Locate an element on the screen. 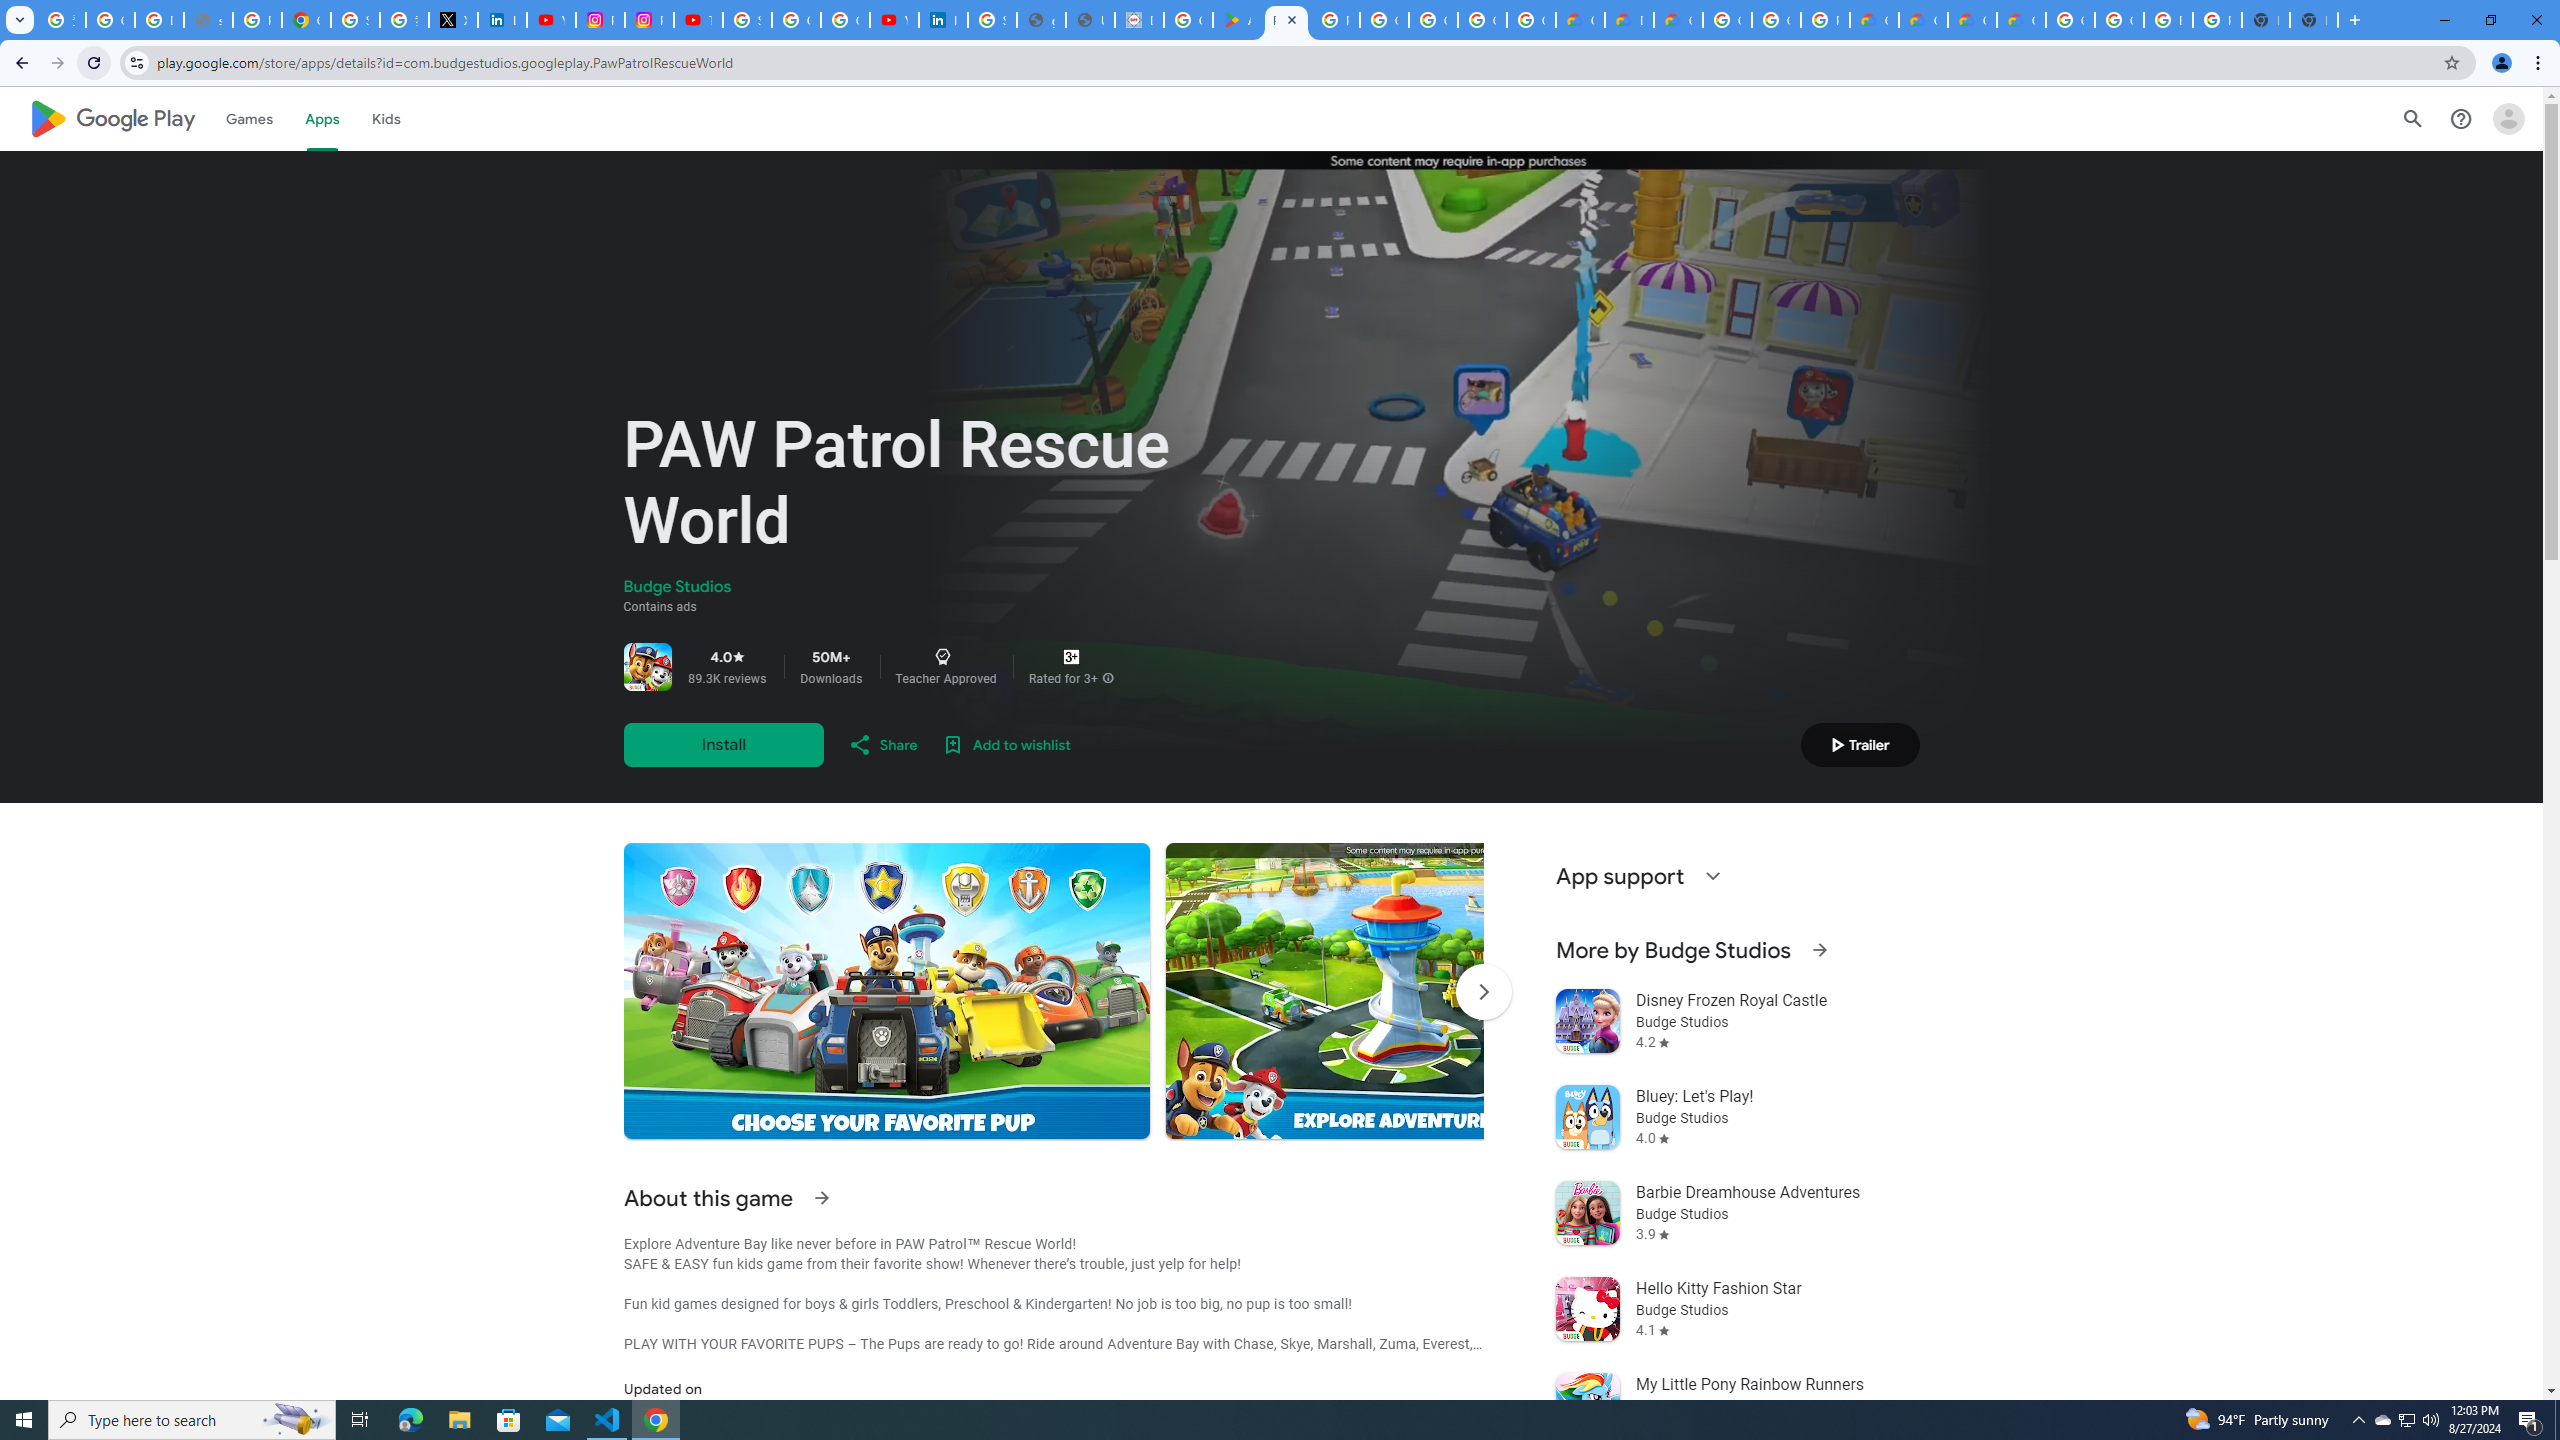 The width and height of the screenshot is (2560, 1440). 'Add to wishlist' is located at coordinates (1006, 743).